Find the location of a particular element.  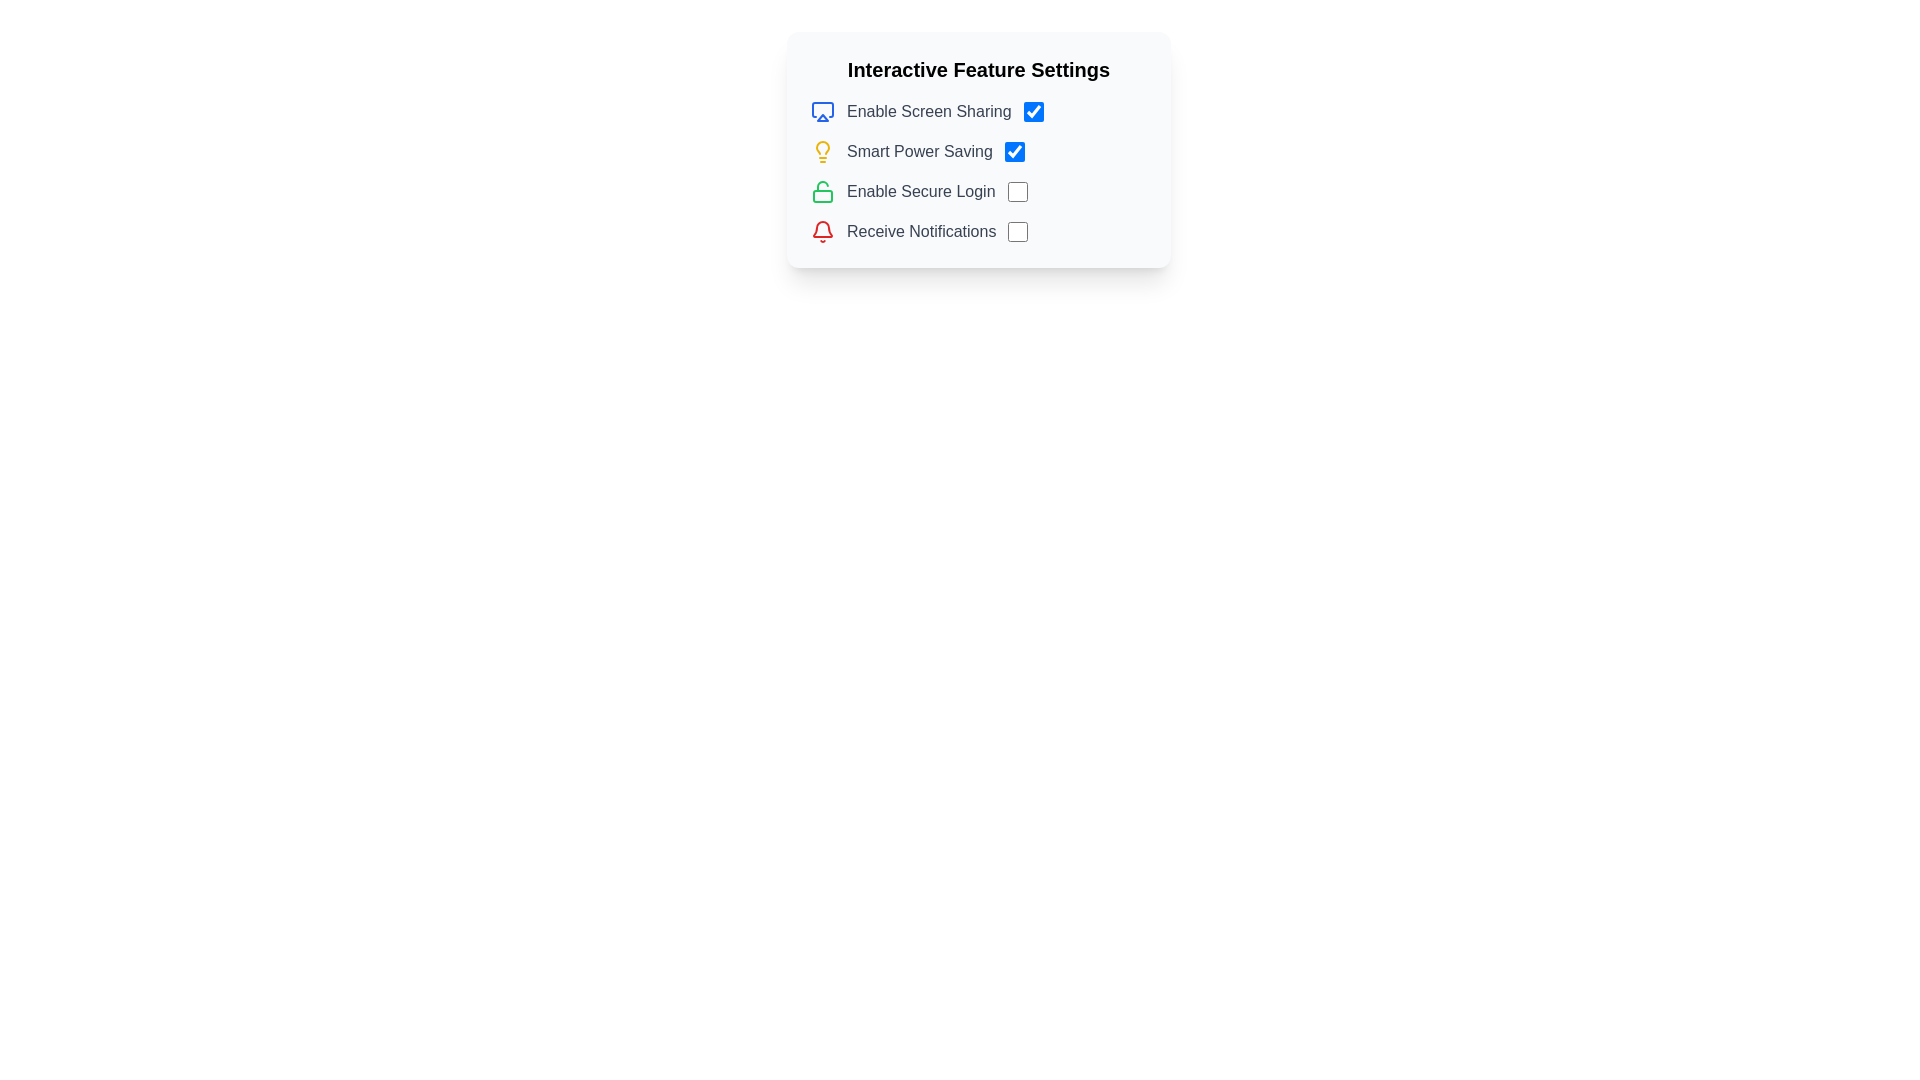

the Checkbox for the secure login feature is located at coordinates (979, 192).